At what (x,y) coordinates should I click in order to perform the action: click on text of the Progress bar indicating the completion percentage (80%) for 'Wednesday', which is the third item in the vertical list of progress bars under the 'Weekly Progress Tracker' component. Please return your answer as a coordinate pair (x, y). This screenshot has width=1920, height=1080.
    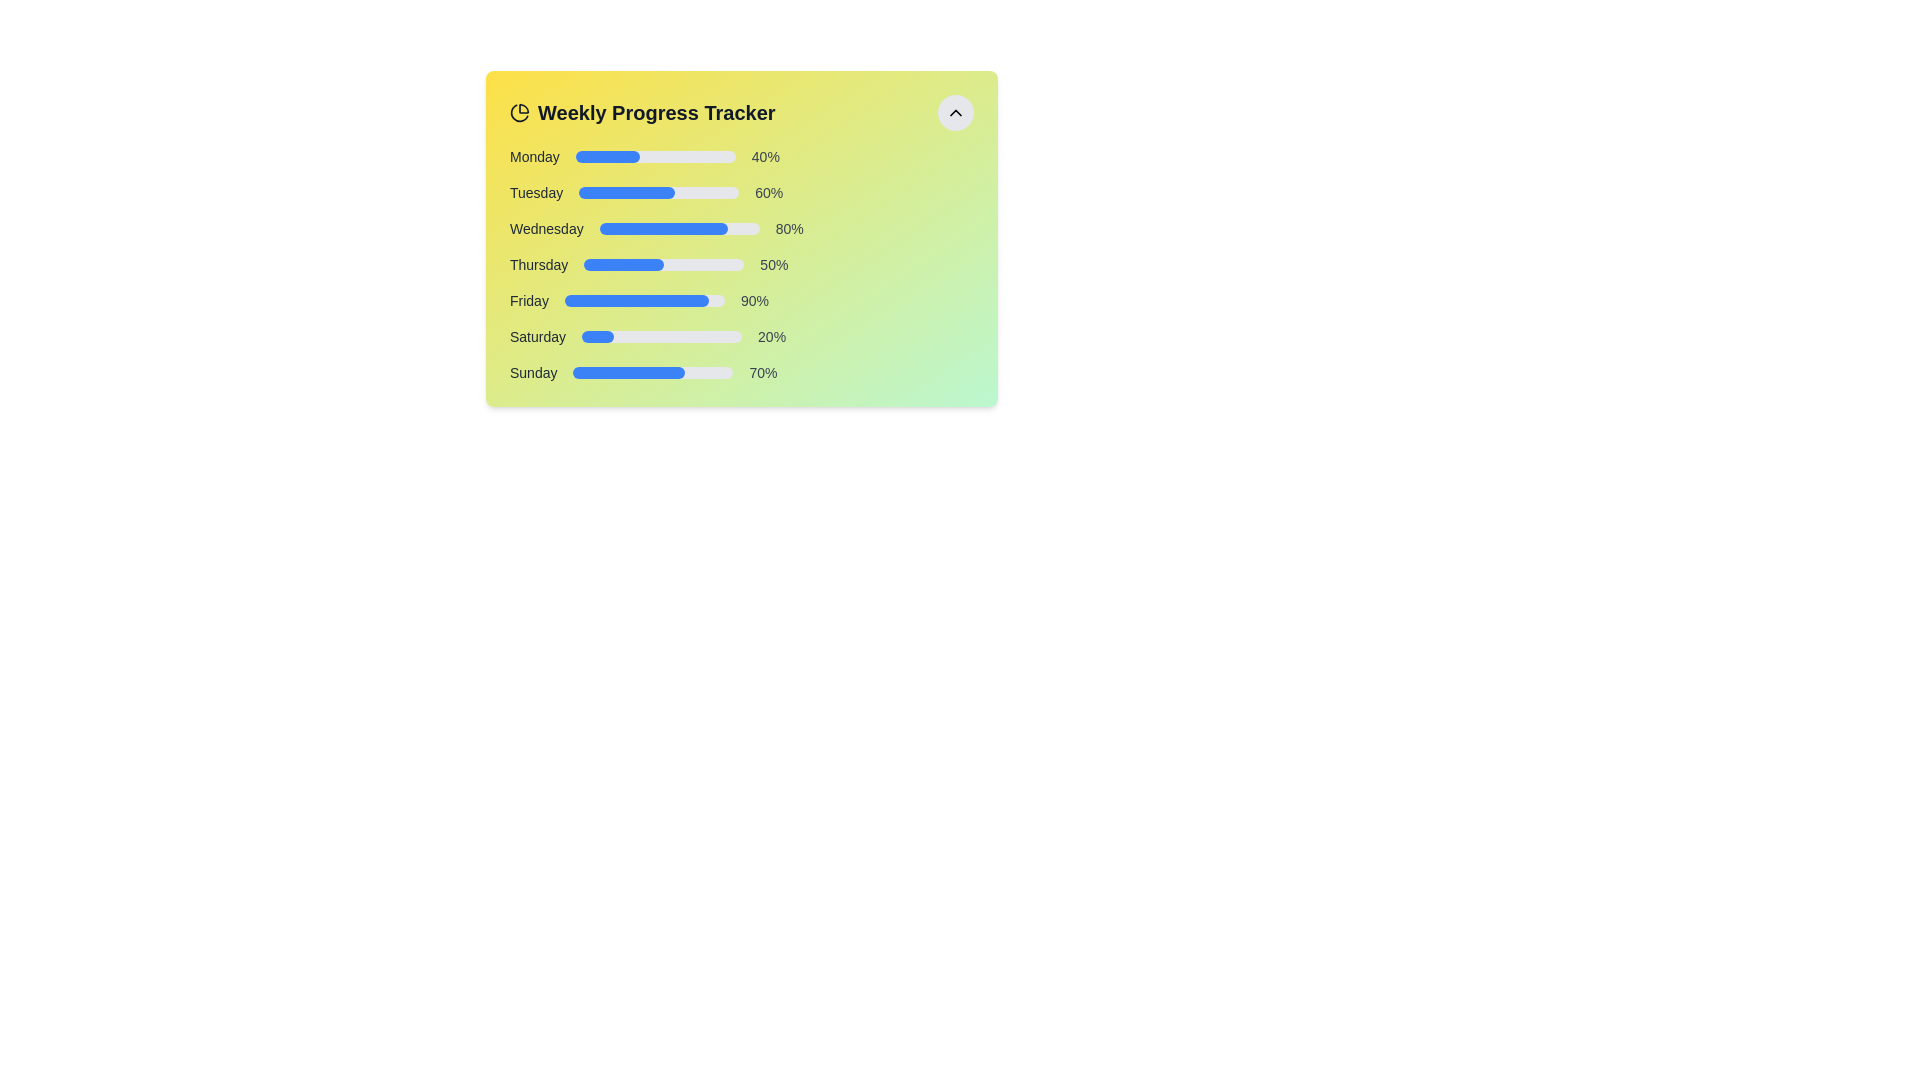
    Looking at the image, I should click on (741, 227).